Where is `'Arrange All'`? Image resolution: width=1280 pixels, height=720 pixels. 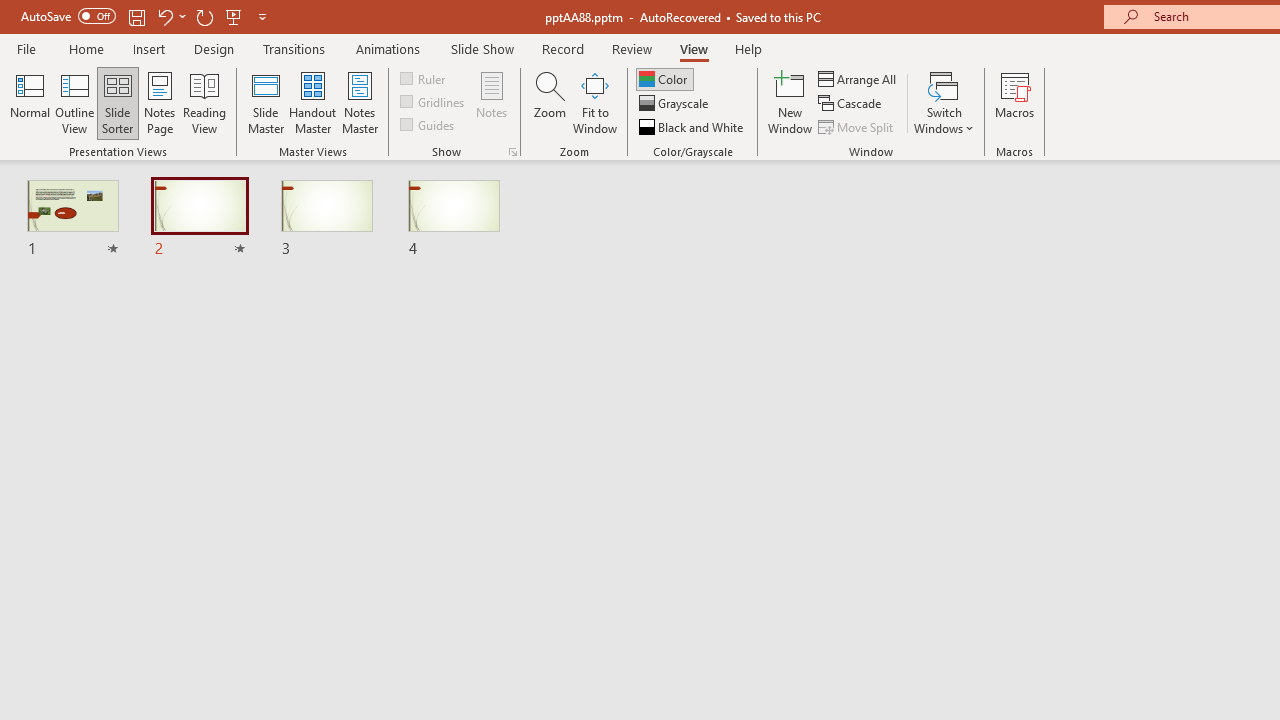
'Arrange All' is located at coordinates (858, 78).